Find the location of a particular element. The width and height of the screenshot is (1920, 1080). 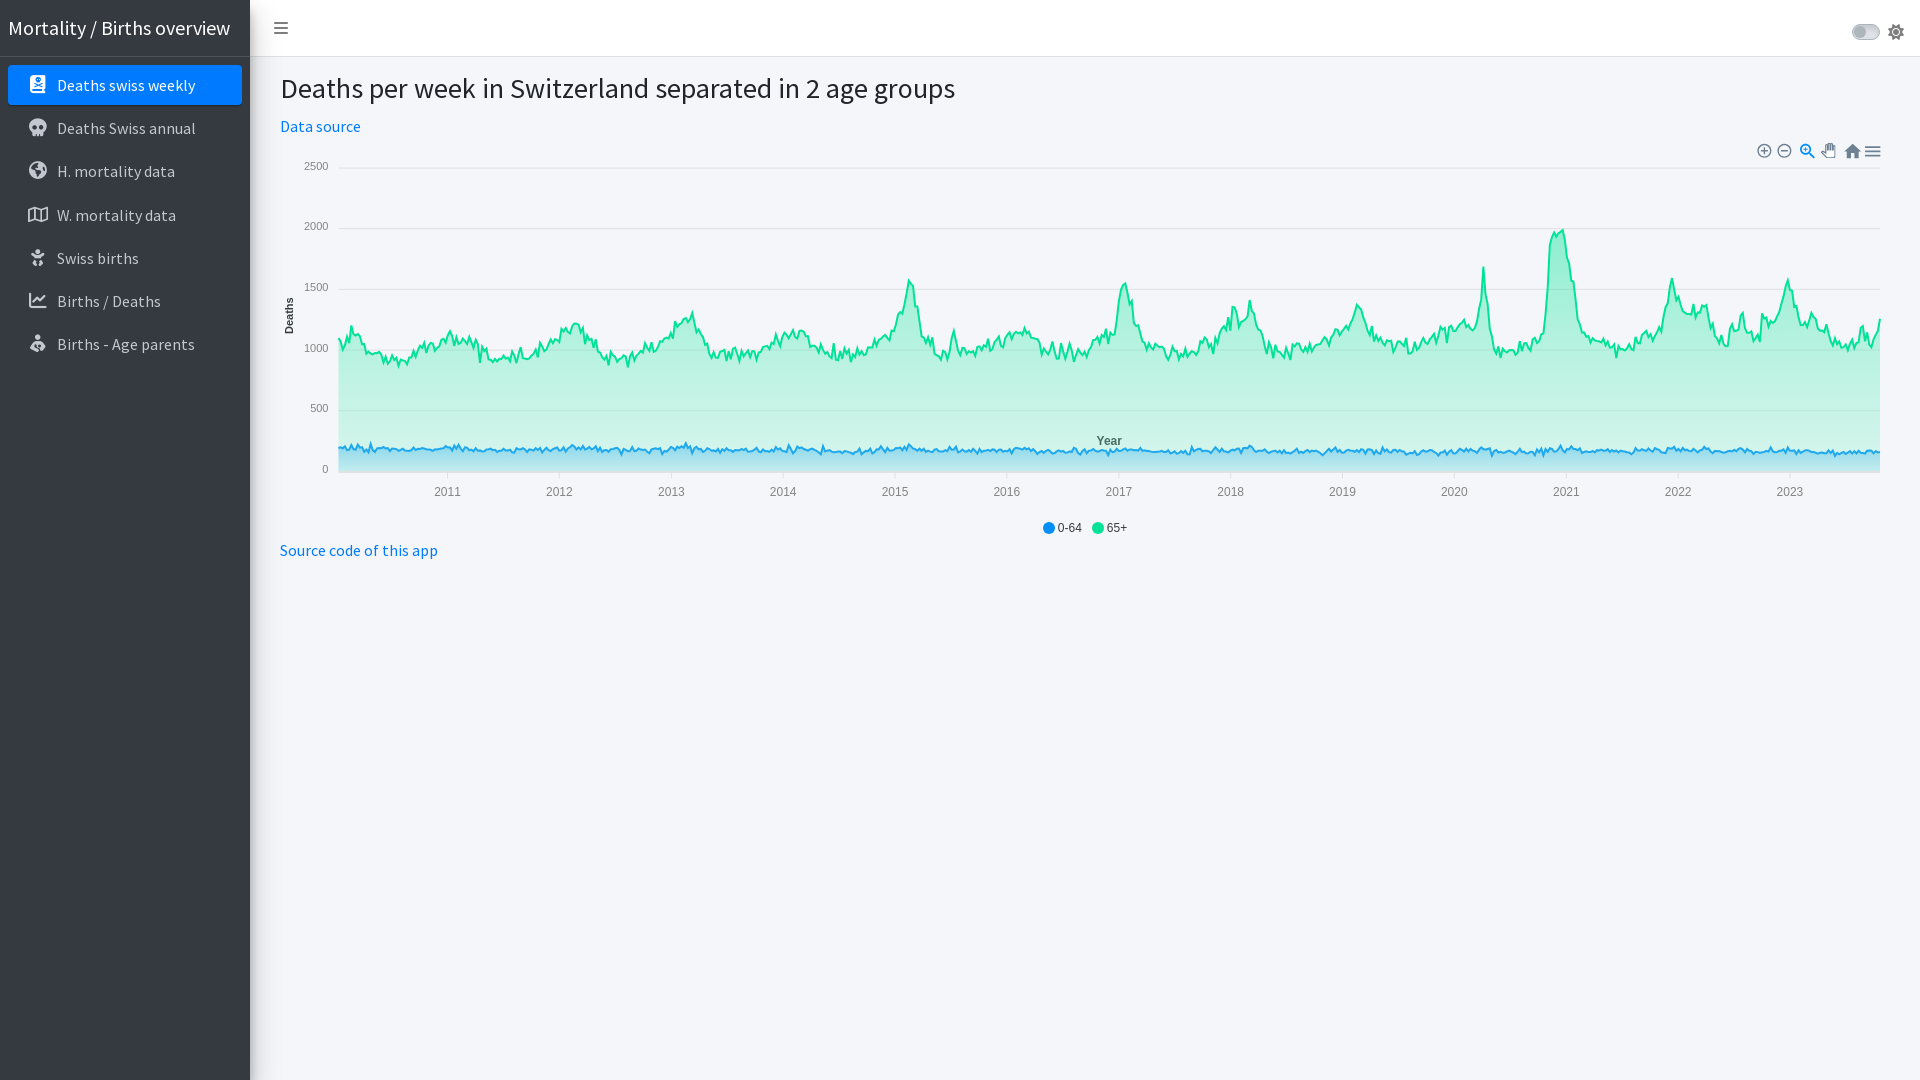

'W. mortality data' is located at coordinates (123, 215).